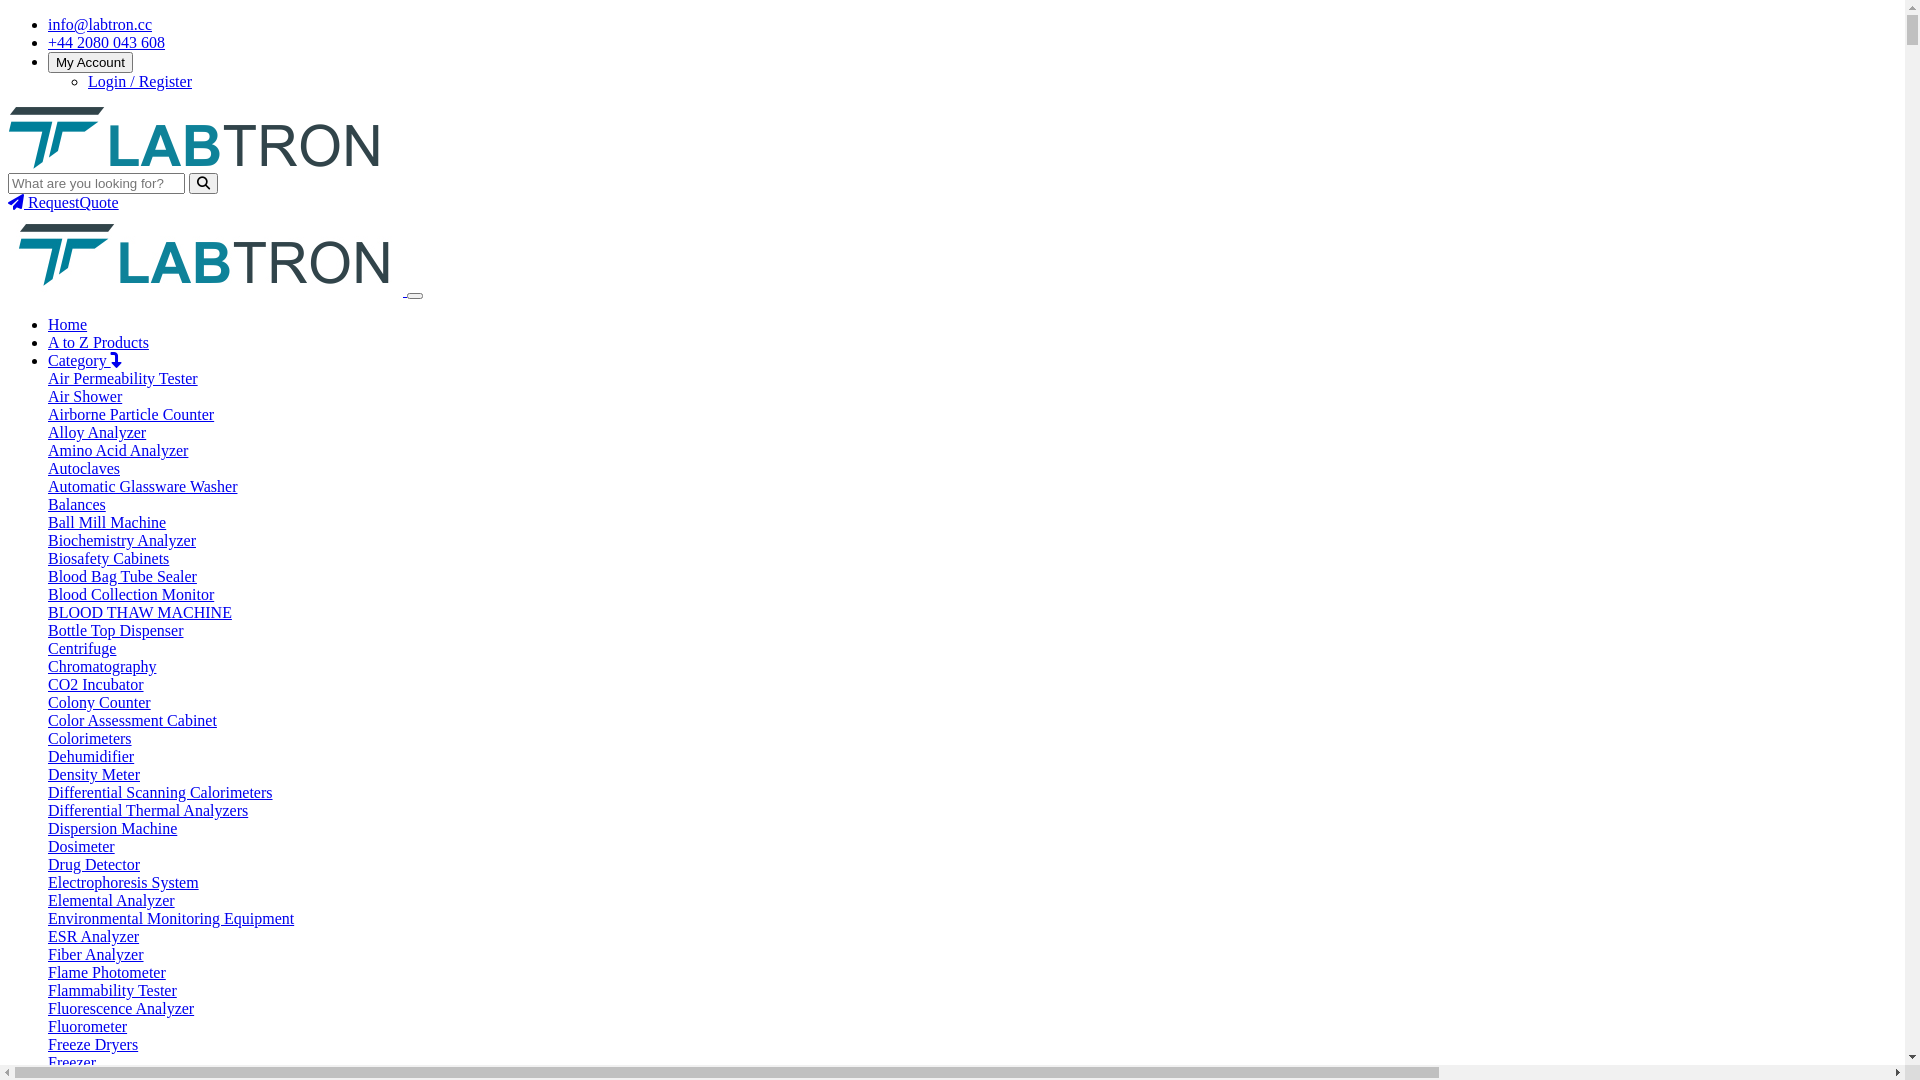 The height and width of the screenshot is (1080, 1920). What do you see at coordinates (100, 666) in the screenshot?
I see `'Chromatography'` at bounding box center [100, 666].